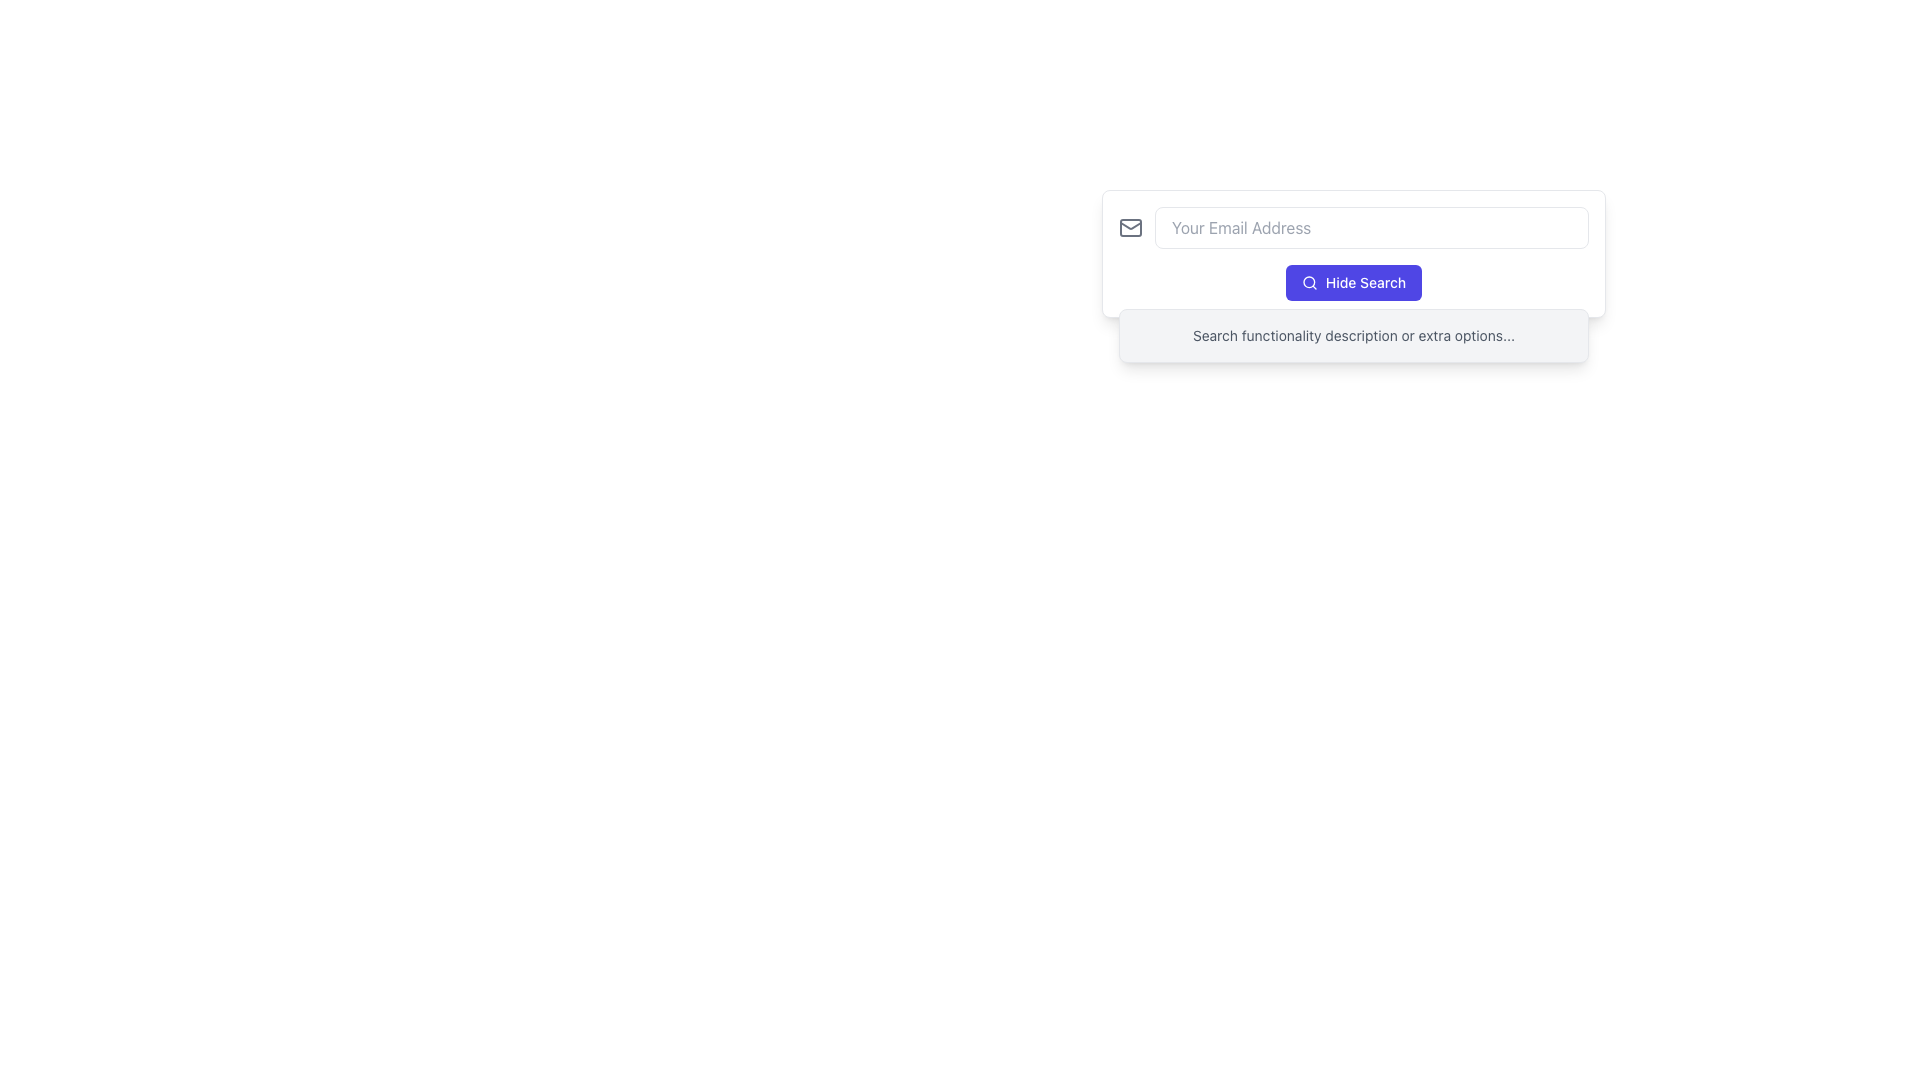  What do you see at coordinates (1309, 282) in the screenshot?
I see `the magnifying glass icon located inside the 'Hide Search' button, which is styled with a stroke and positioned to the left of the button's text` at bounding box center [1309, 282].